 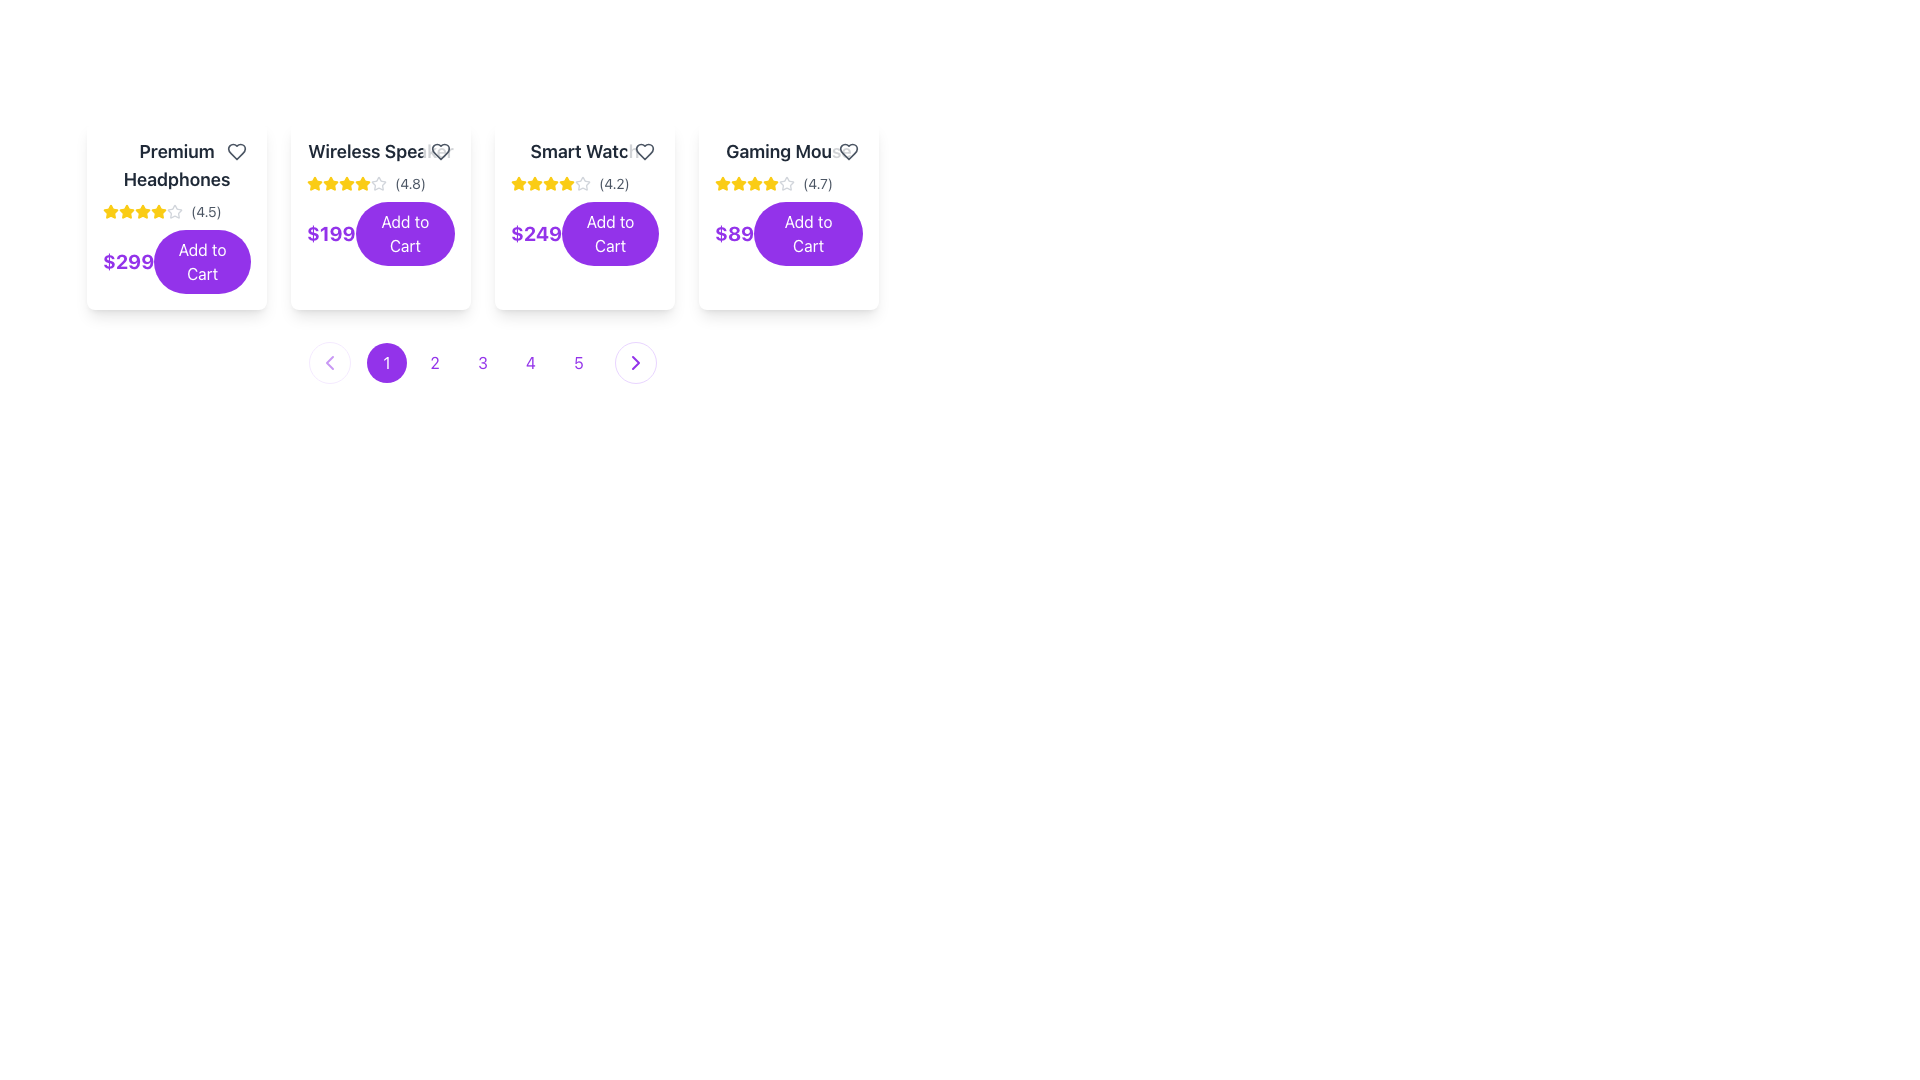 I want to click on the yellow five-pointed star icon in the star rating section of the 'Smart Watch' product card to interact with it, so click(x=518, y=183).